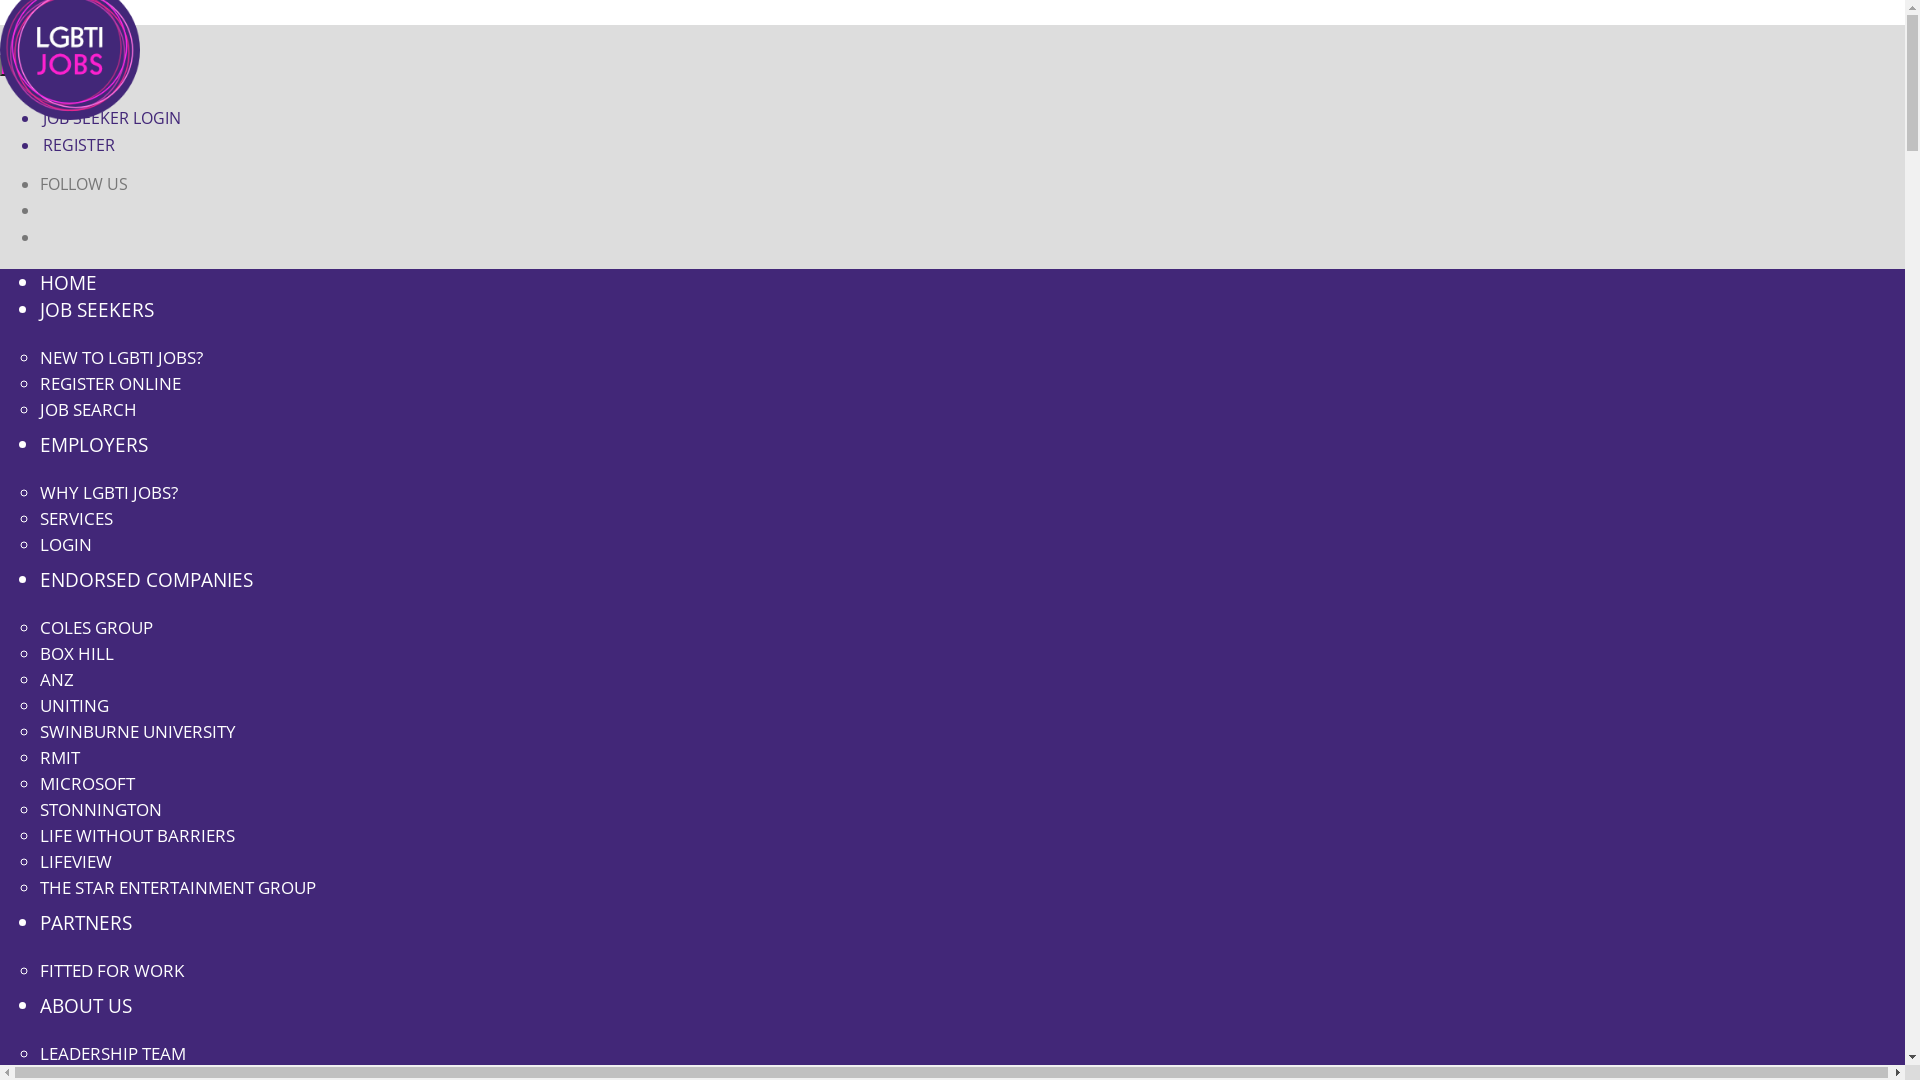 This screenshot has height=1080, width=1920. I want to click on 'LEADERSHIP TEAM', so click(112, 1052).